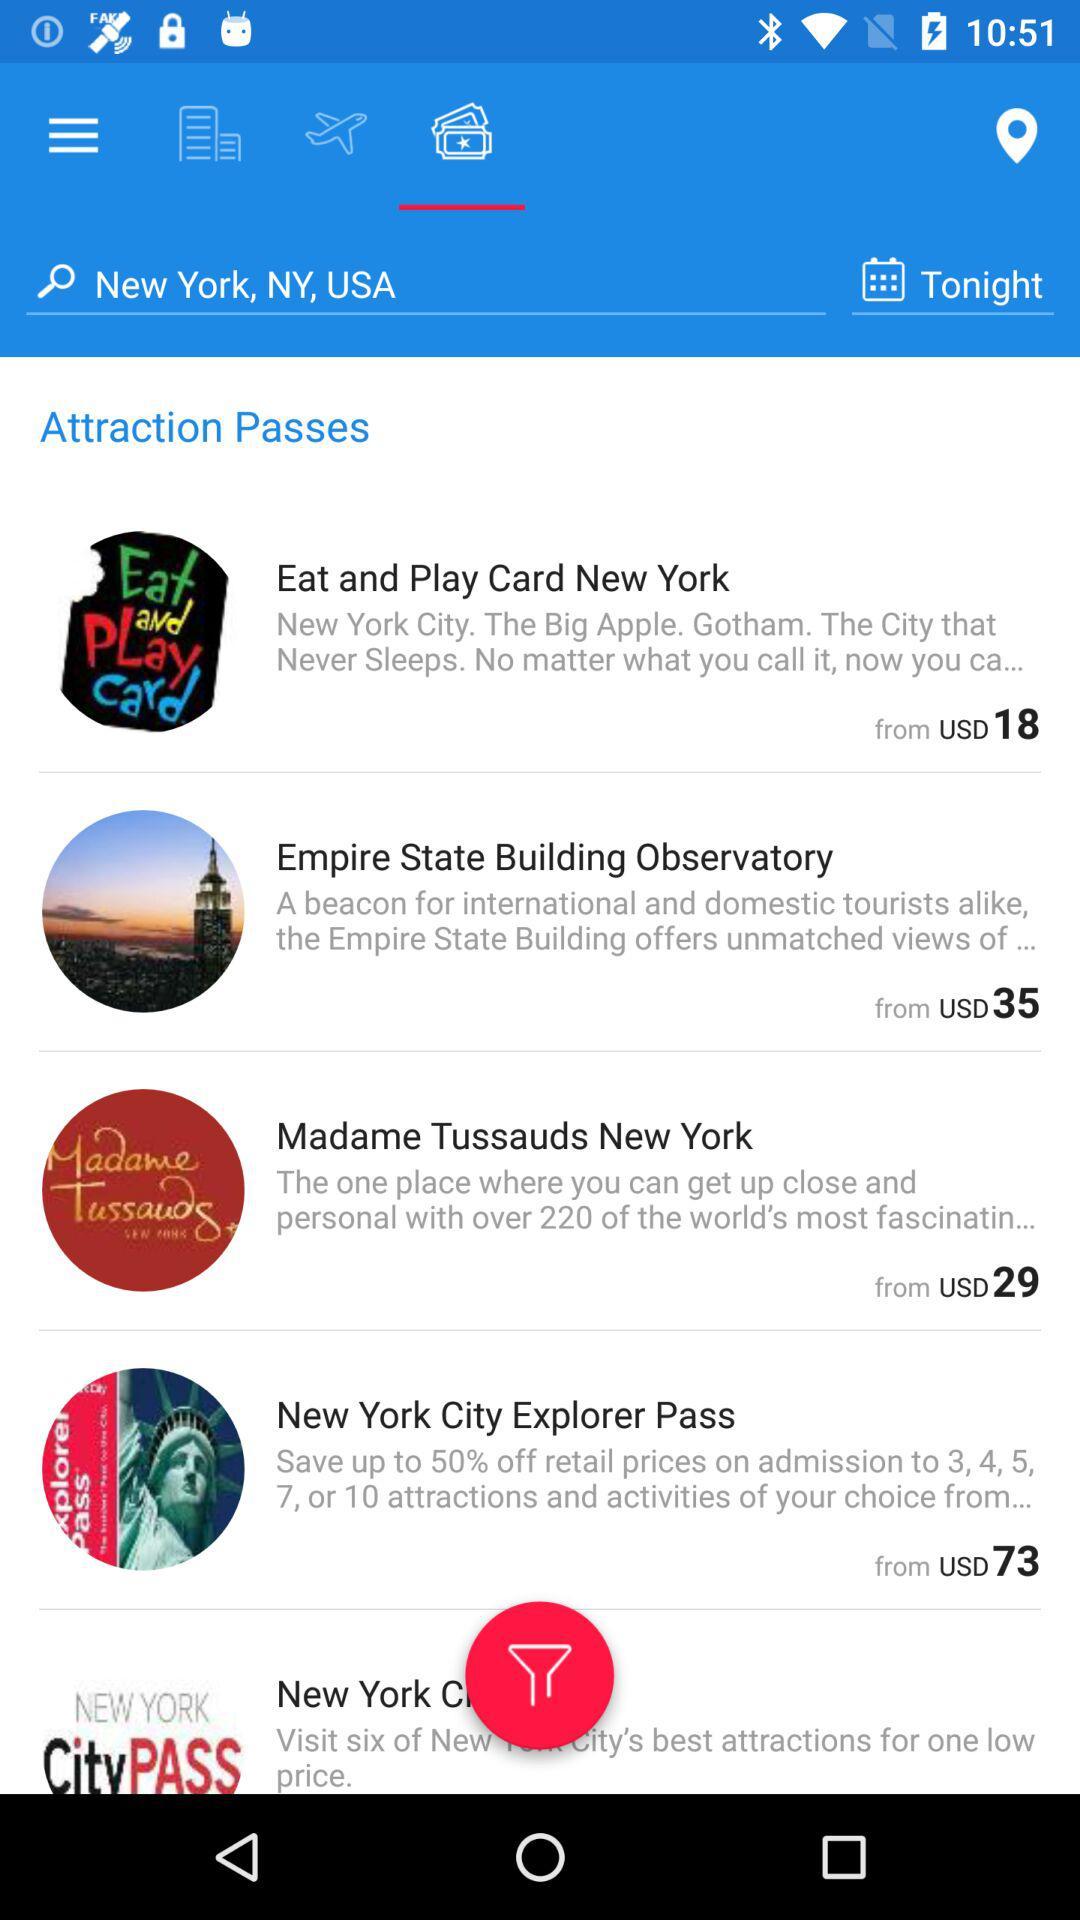 The height and width of the screenshot is (1920, 1080). I want to click on the filter icon, so click(538, 1682).